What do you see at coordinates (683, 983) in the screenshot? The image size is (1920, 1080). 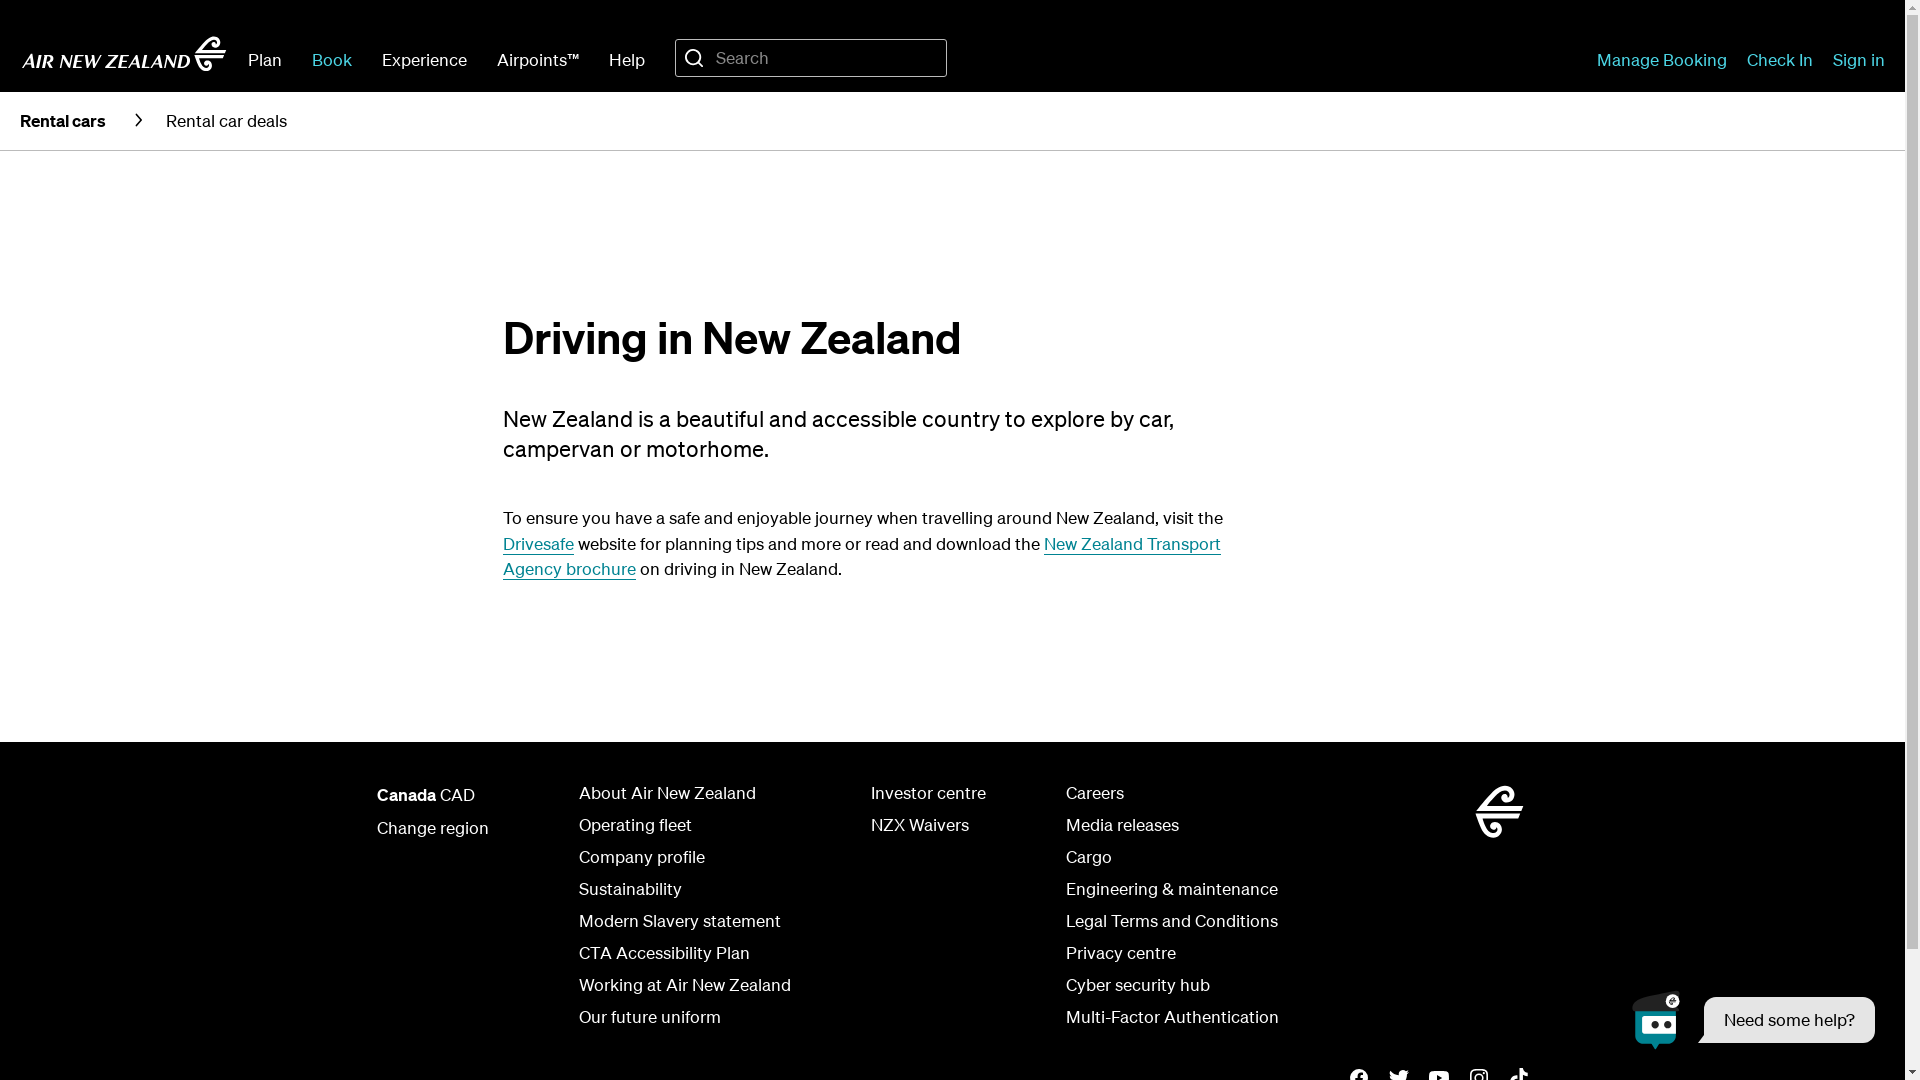 I see `'Working at Air New Zealand'` at bounding box center [683, 983].